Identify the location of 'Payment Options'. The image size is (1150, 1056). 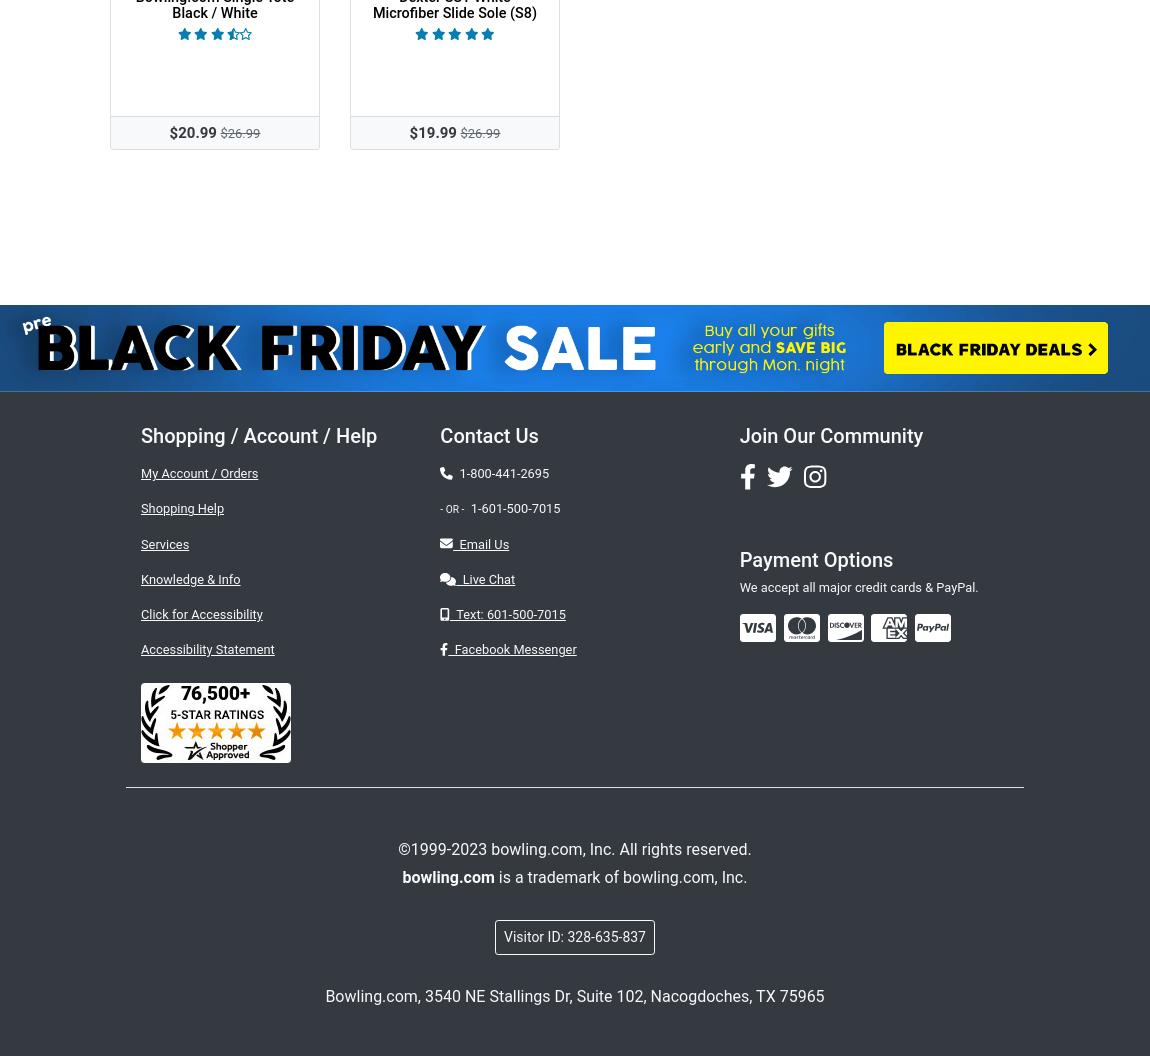
(737, 559).